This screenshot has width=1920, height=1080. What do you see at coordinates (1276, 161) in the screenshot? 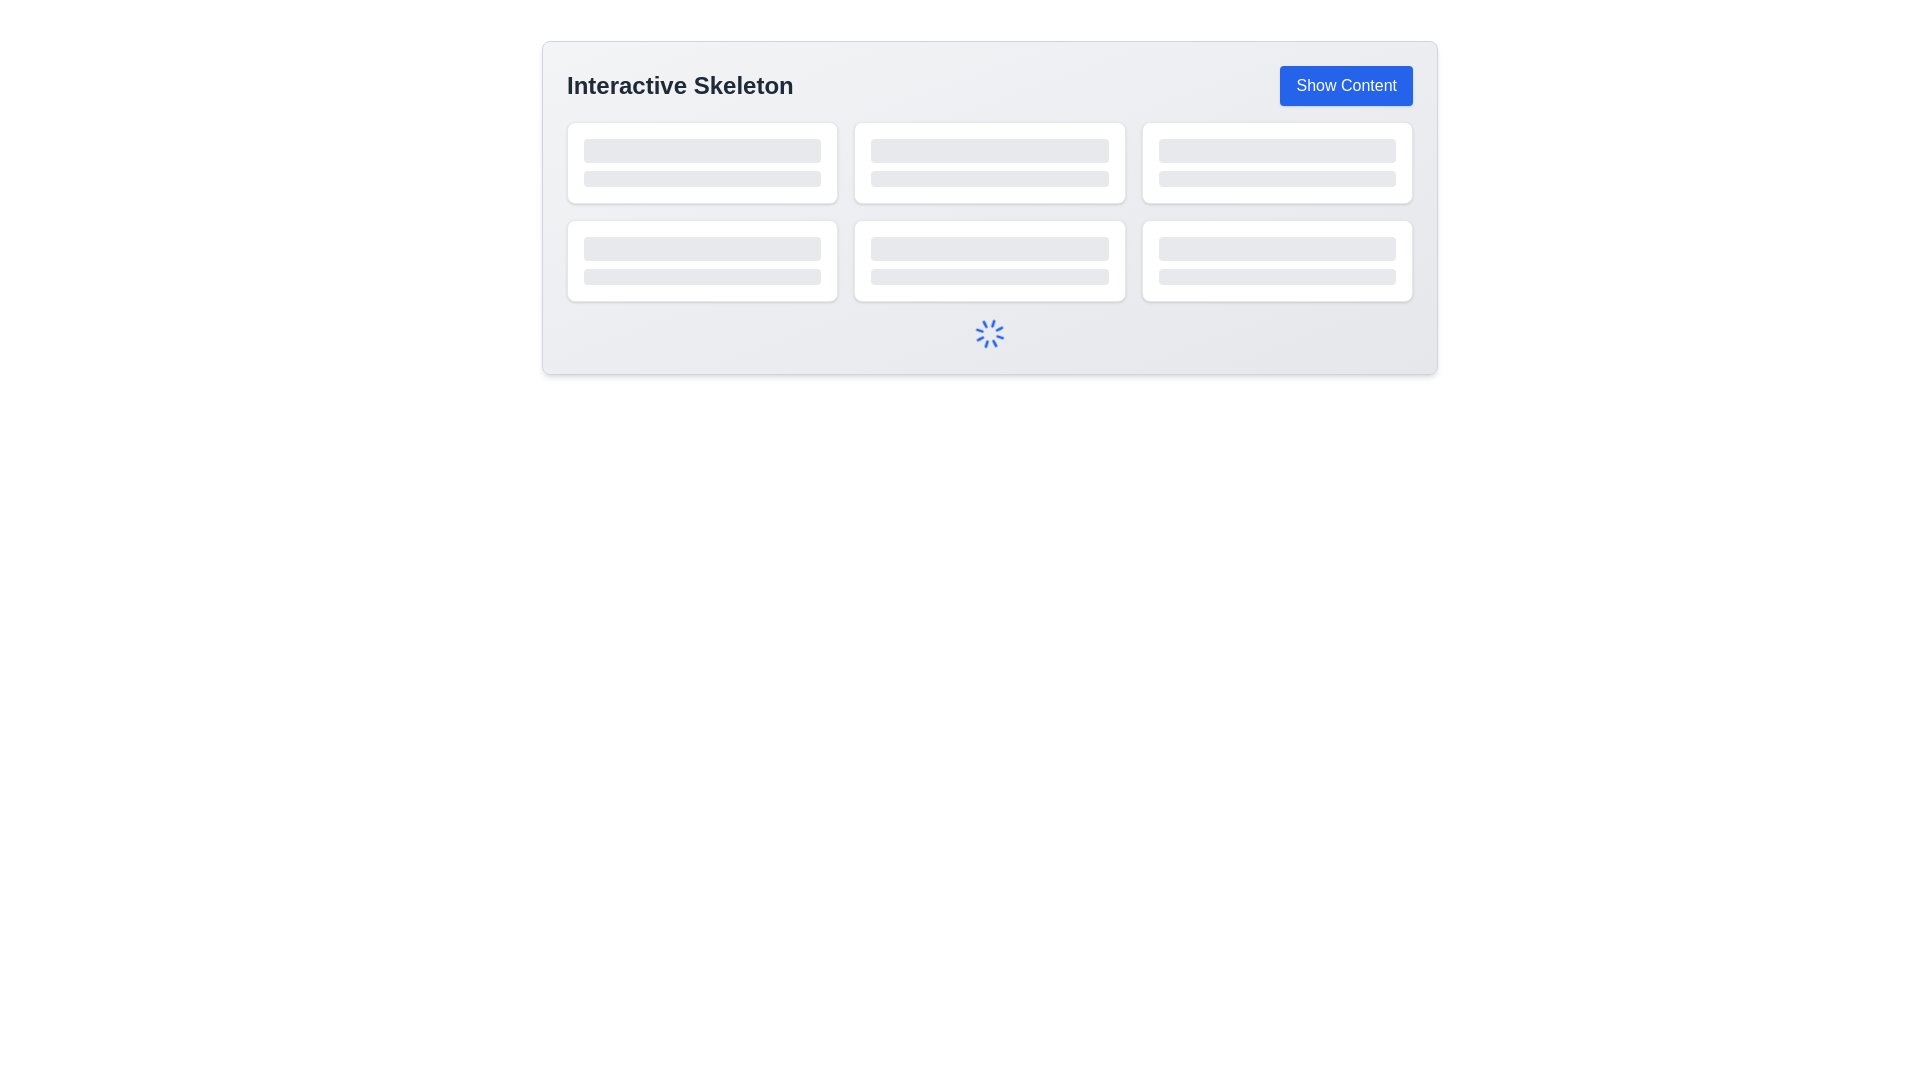
I see `the placeholder card located in the first row and third column of the grid layout, which serves as a visual skeleton for content that is currently loading or unavailable` at bounding box center [1276, 161].